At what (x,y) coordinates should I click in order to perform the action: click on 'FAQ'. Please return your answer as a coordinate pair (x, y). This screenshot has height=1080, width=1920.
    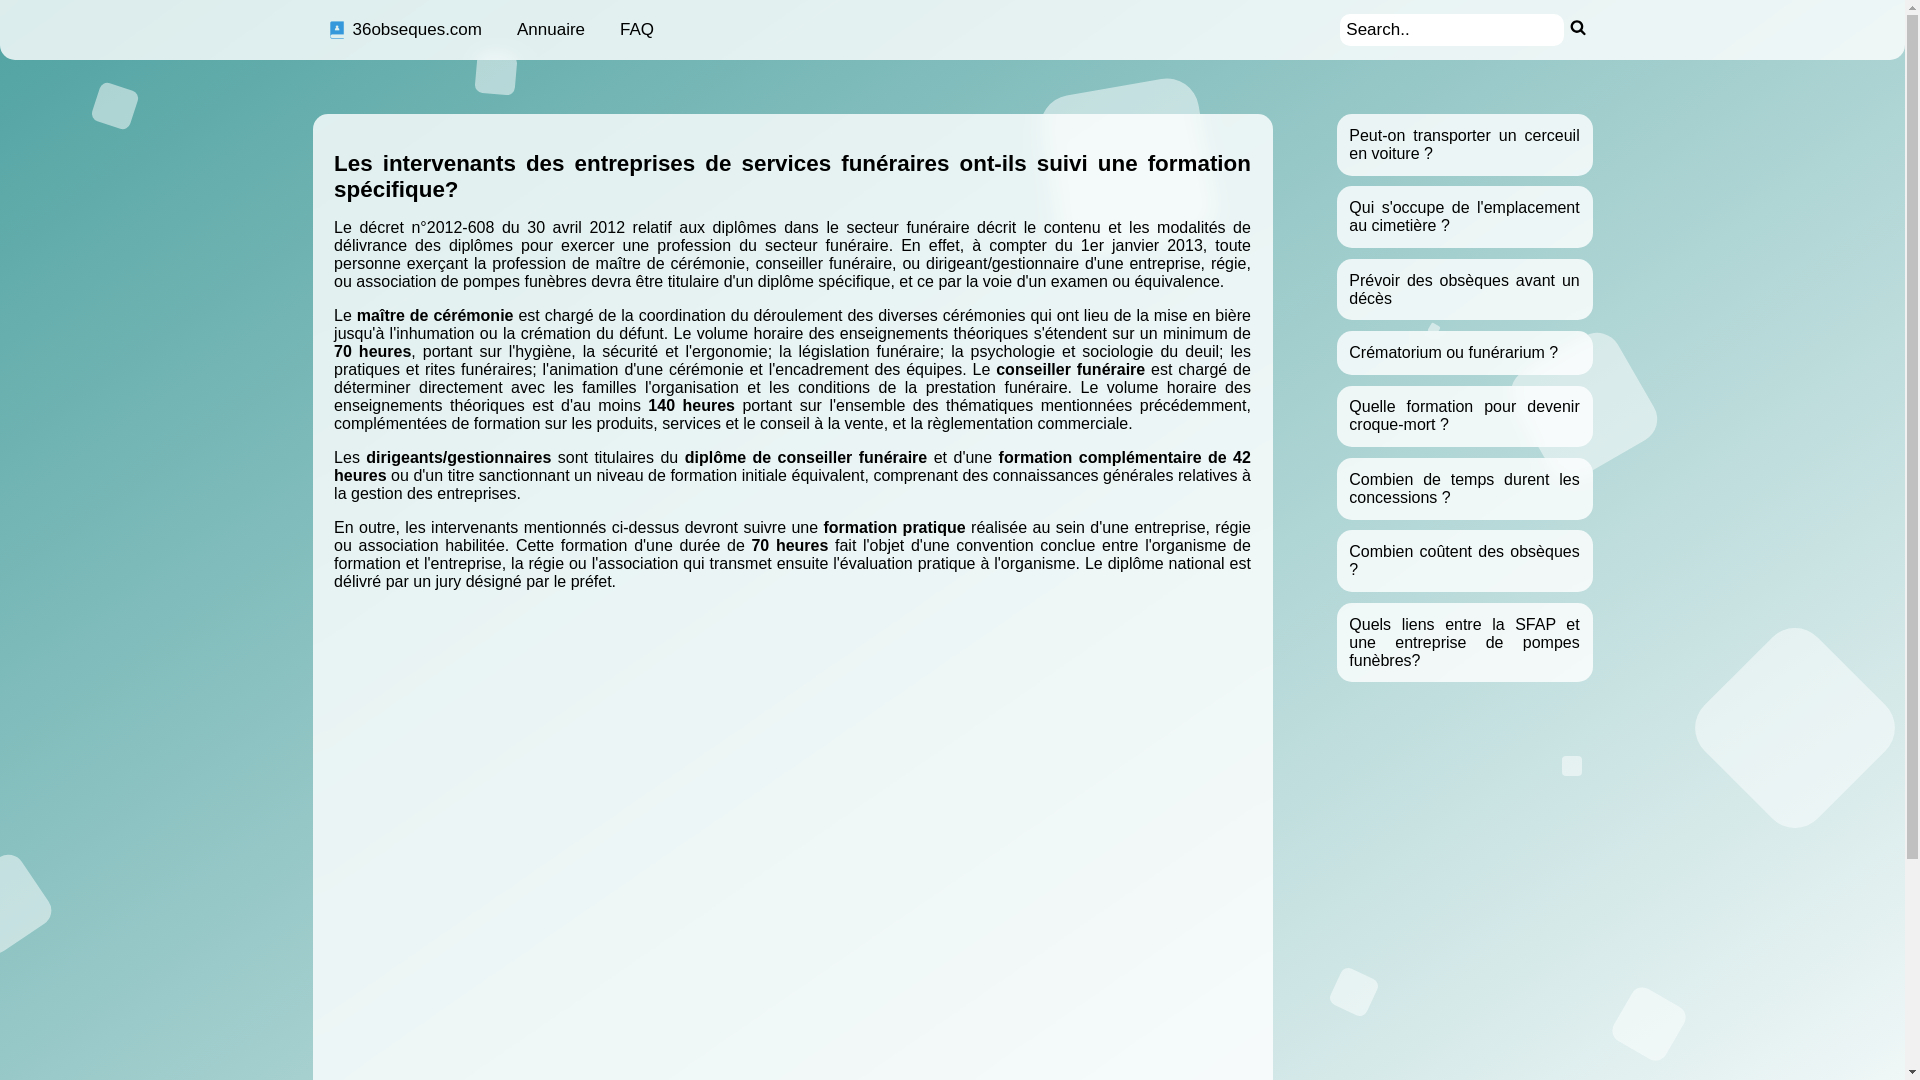
    Looking at the image, I should click on (636, 30).